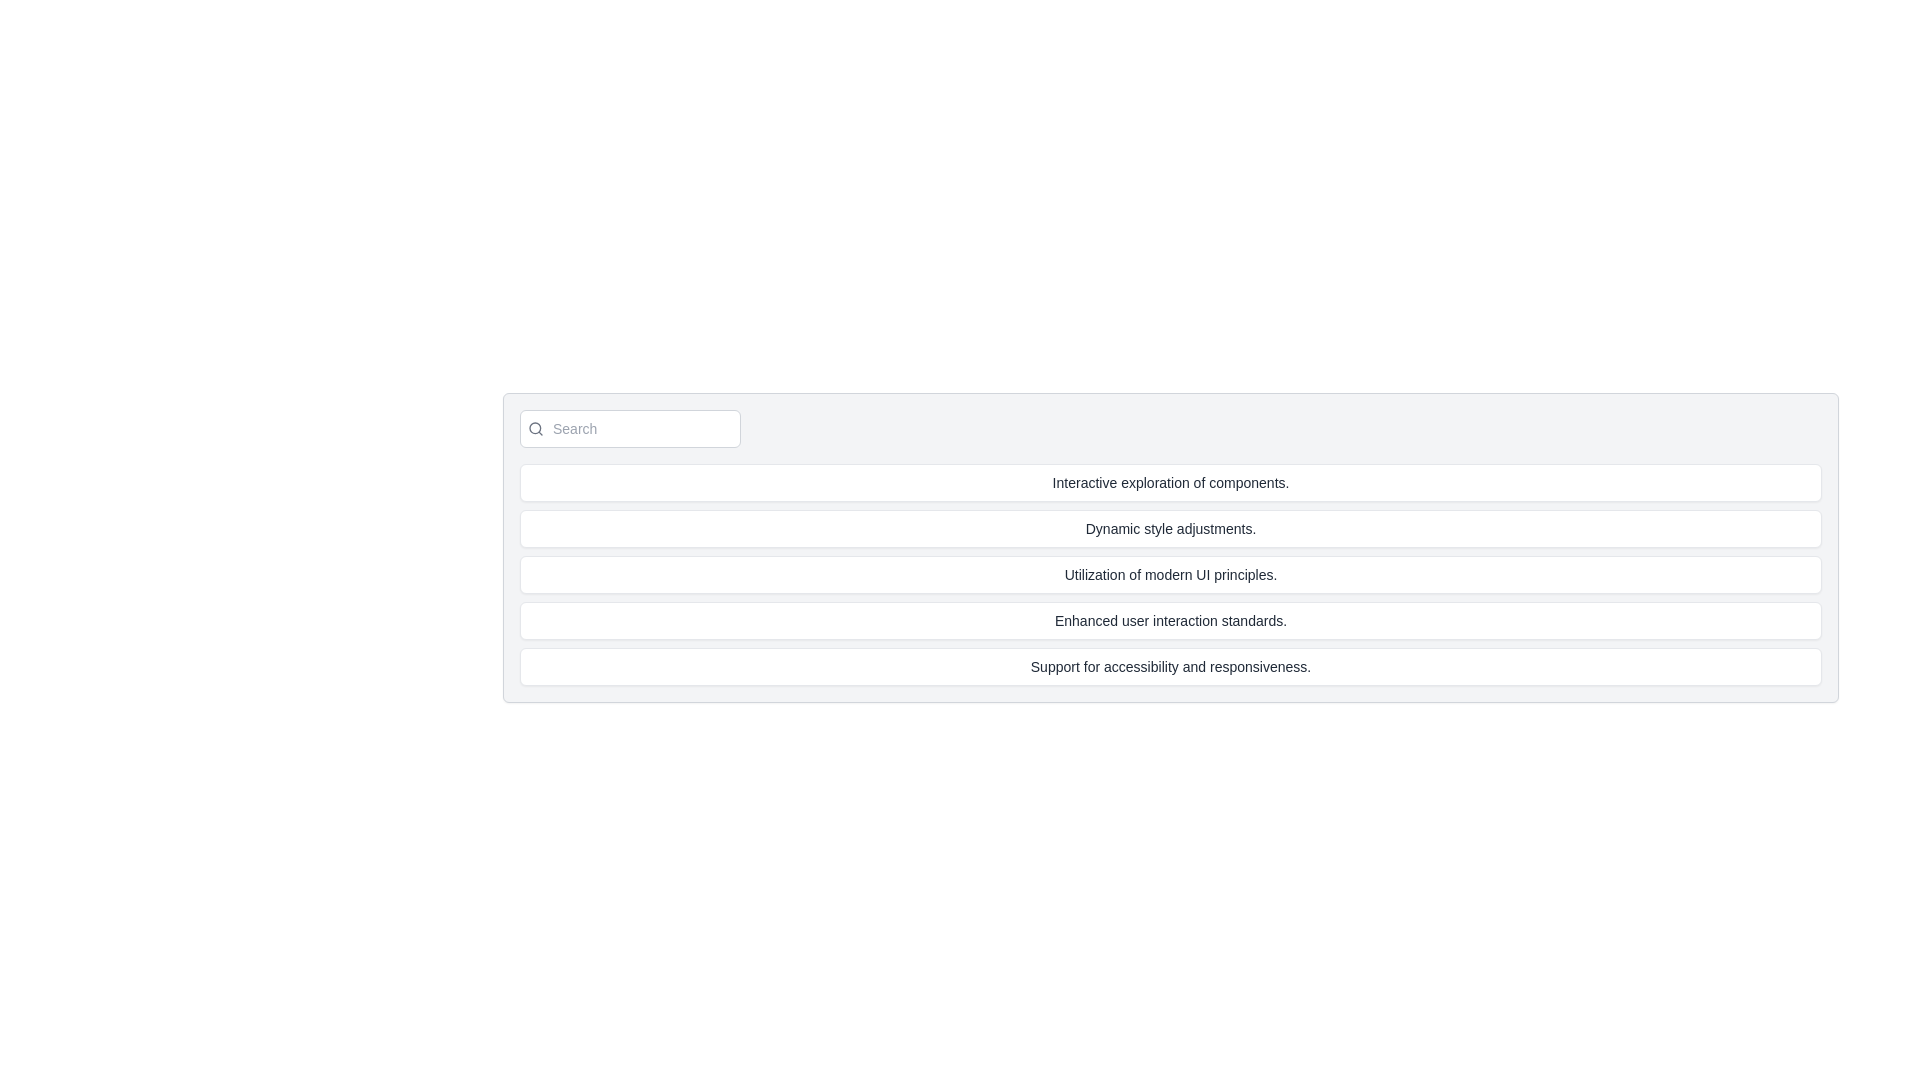 Image resolution: width=1920 pixels, height=1080 pixels. Describe the element at coordinates (1188, 527) in the screenshot. I see `the character 'd' in the phrase 'Dynamic style adjustments' located in the second list item of a vertical list` at that location.